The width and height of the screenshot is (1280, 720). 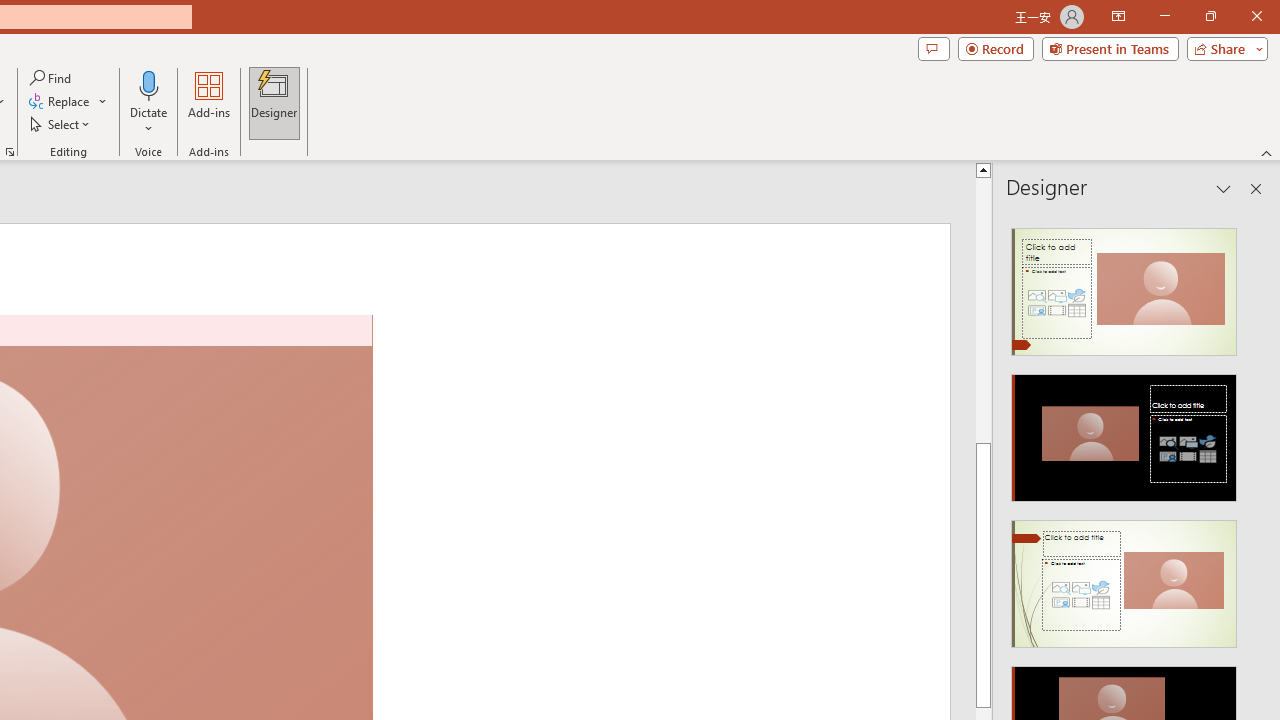 I want to click on 'Task Pane Options', so click(x=1223, y=189).